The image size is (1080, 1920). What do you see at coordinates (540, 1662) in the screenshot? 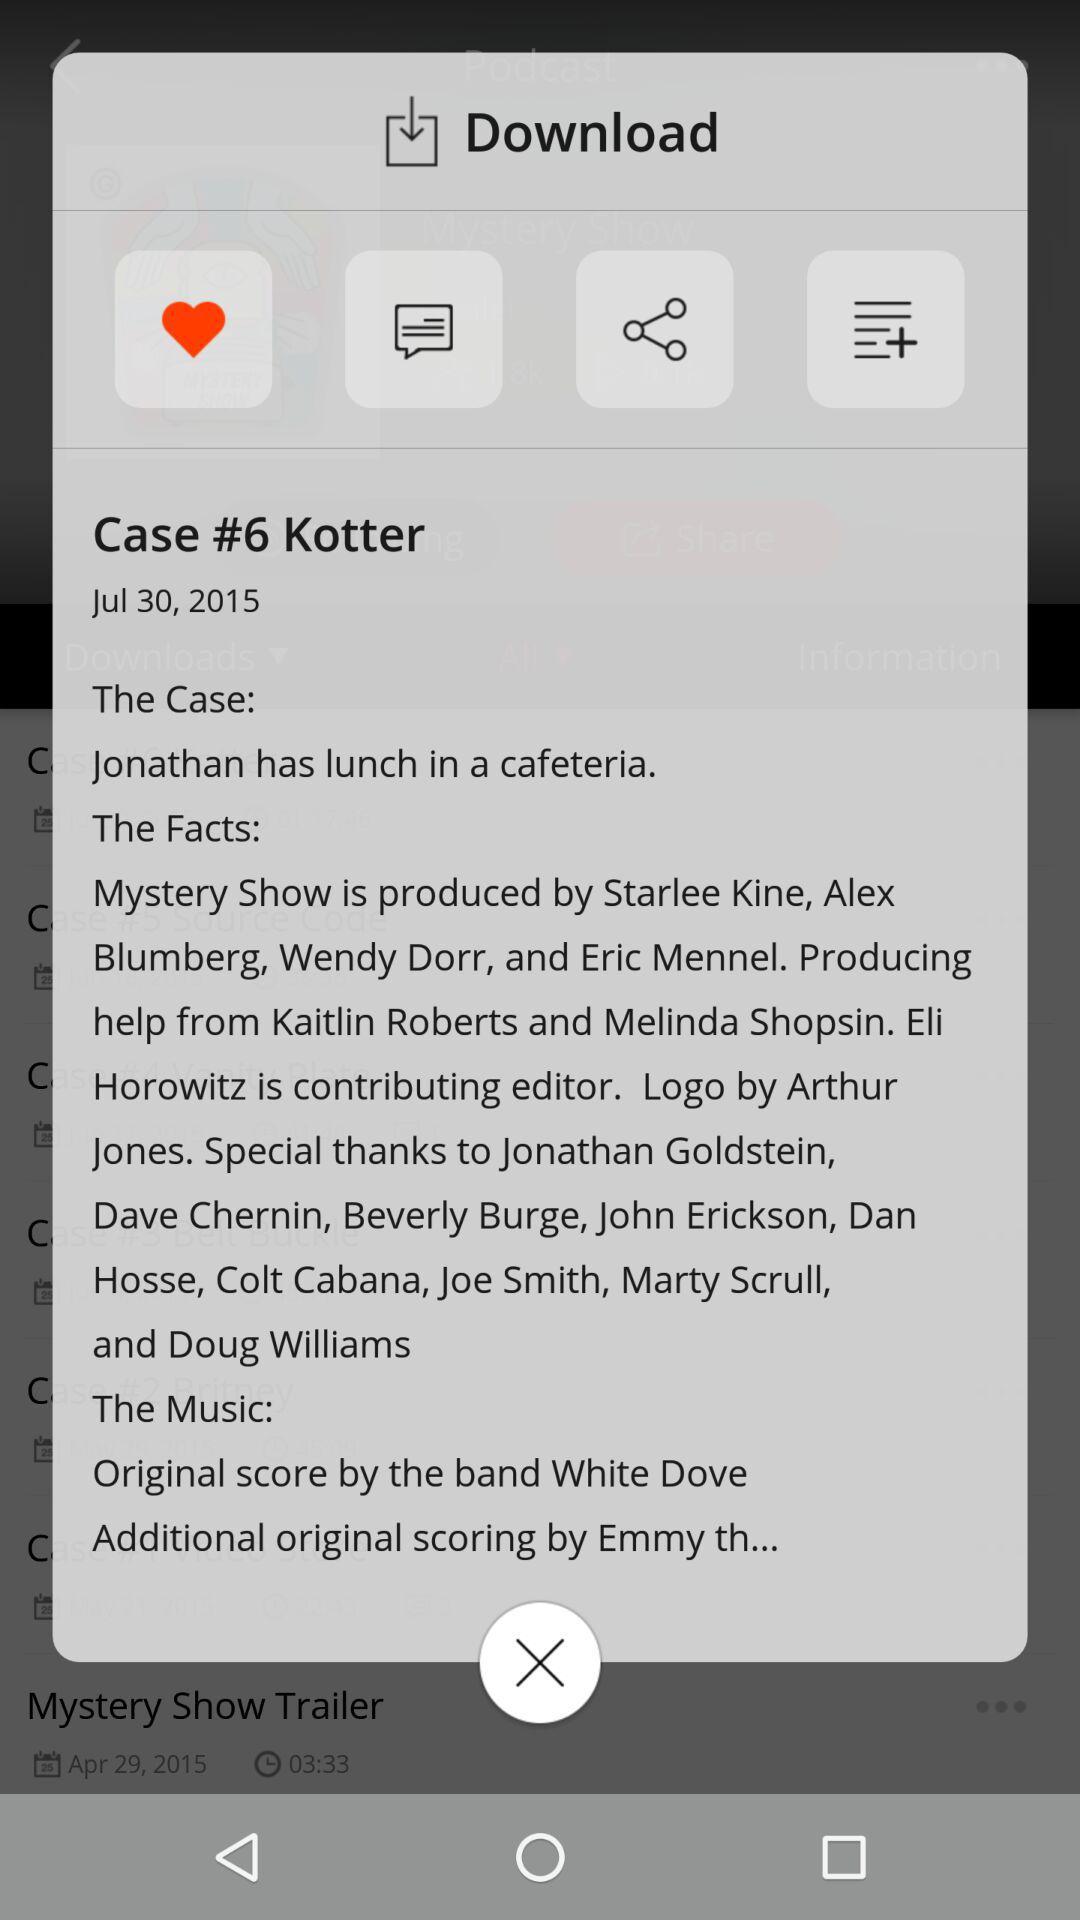
I see `it` at bounding box center [540, 1662].